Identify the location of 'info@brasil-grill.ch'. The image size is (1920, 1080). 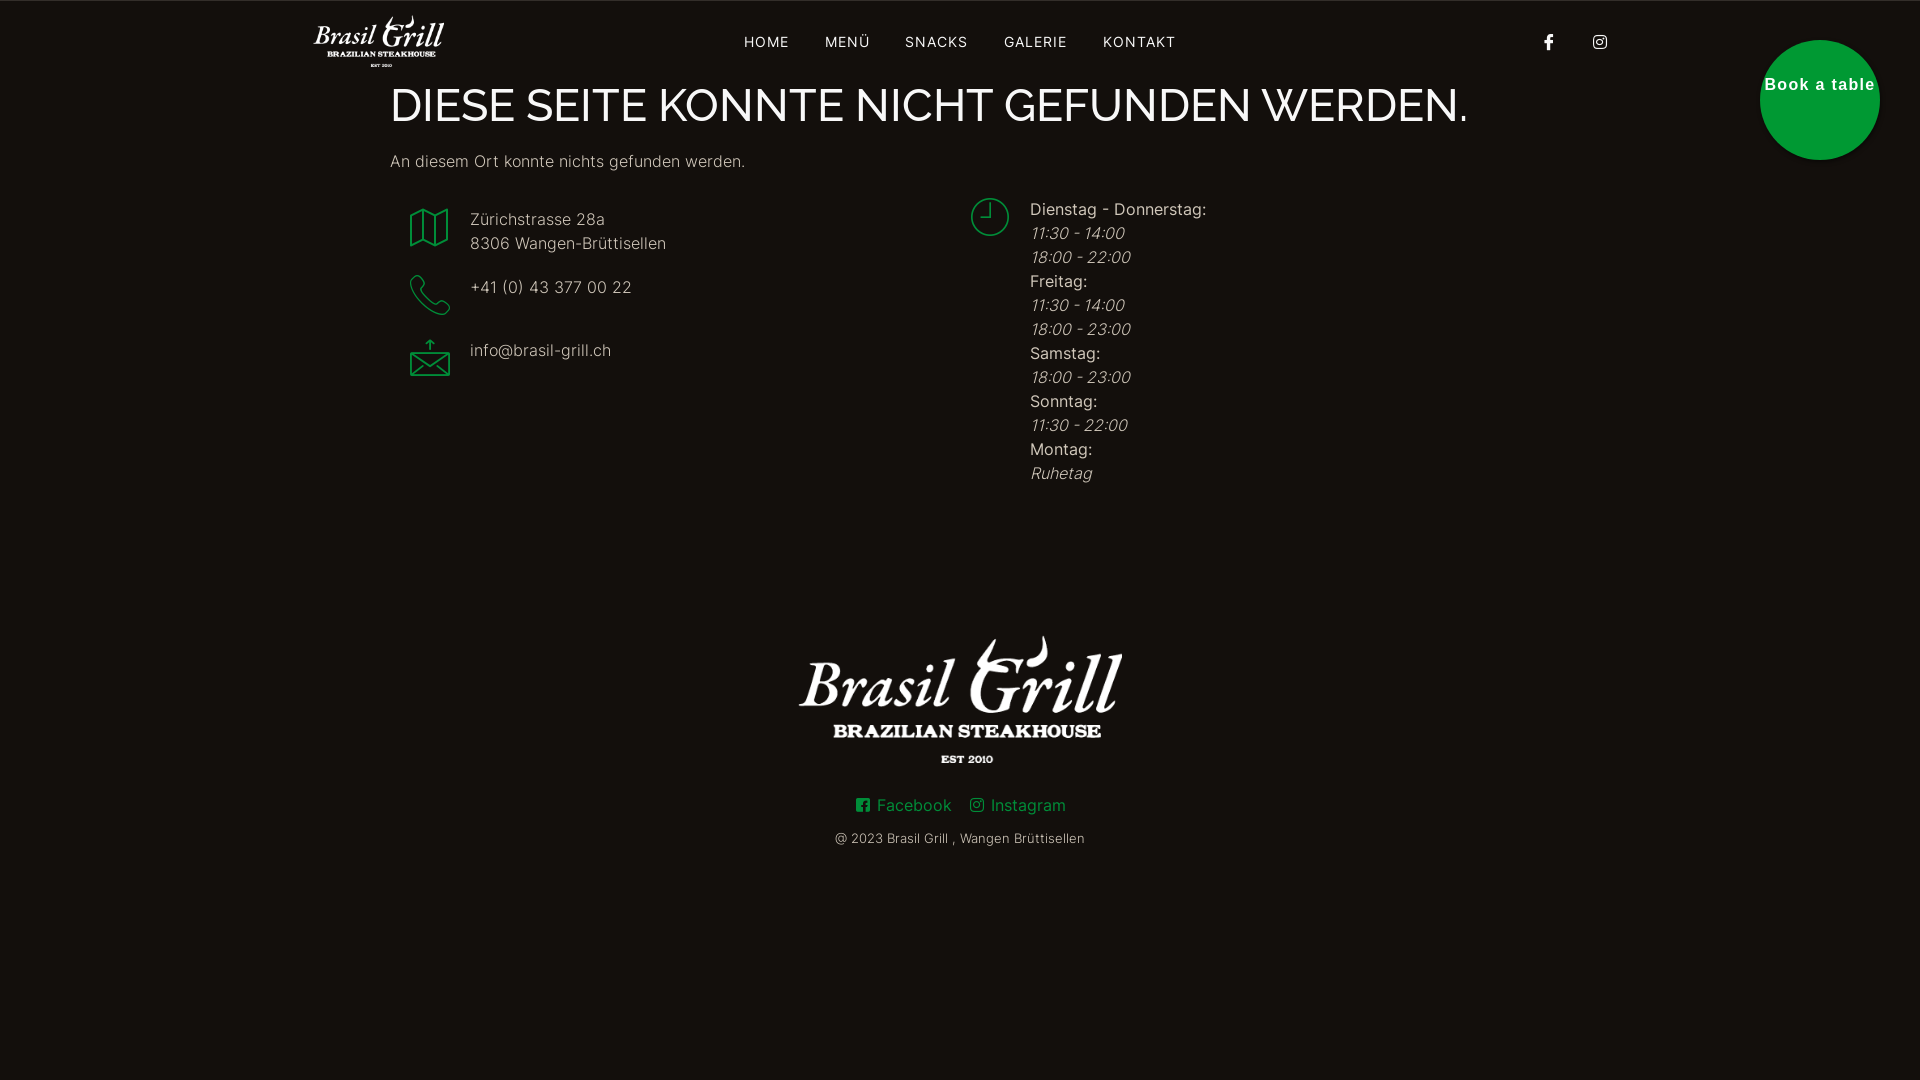
(510, 358).